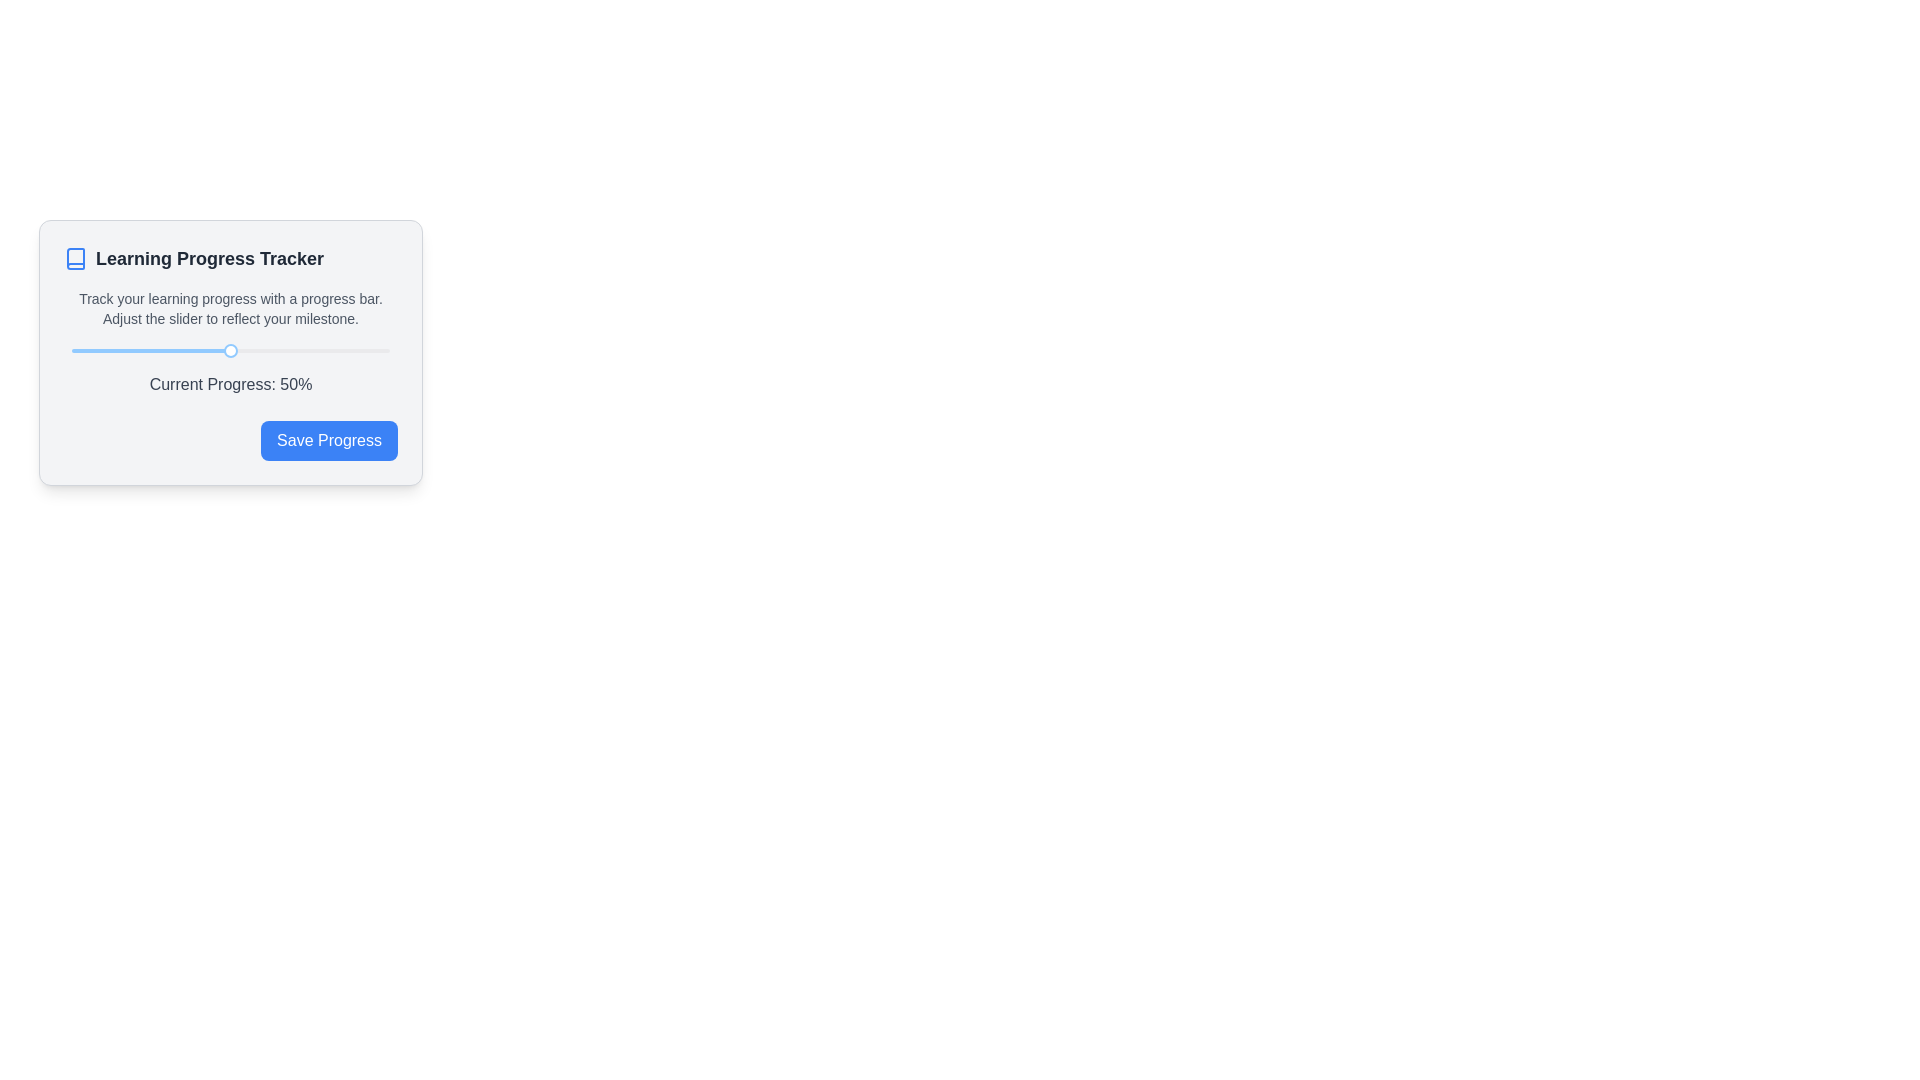 Image resolution: width=1920 pixels, height=1080 pixels. I want to click on the current progress, so click(367, 350).